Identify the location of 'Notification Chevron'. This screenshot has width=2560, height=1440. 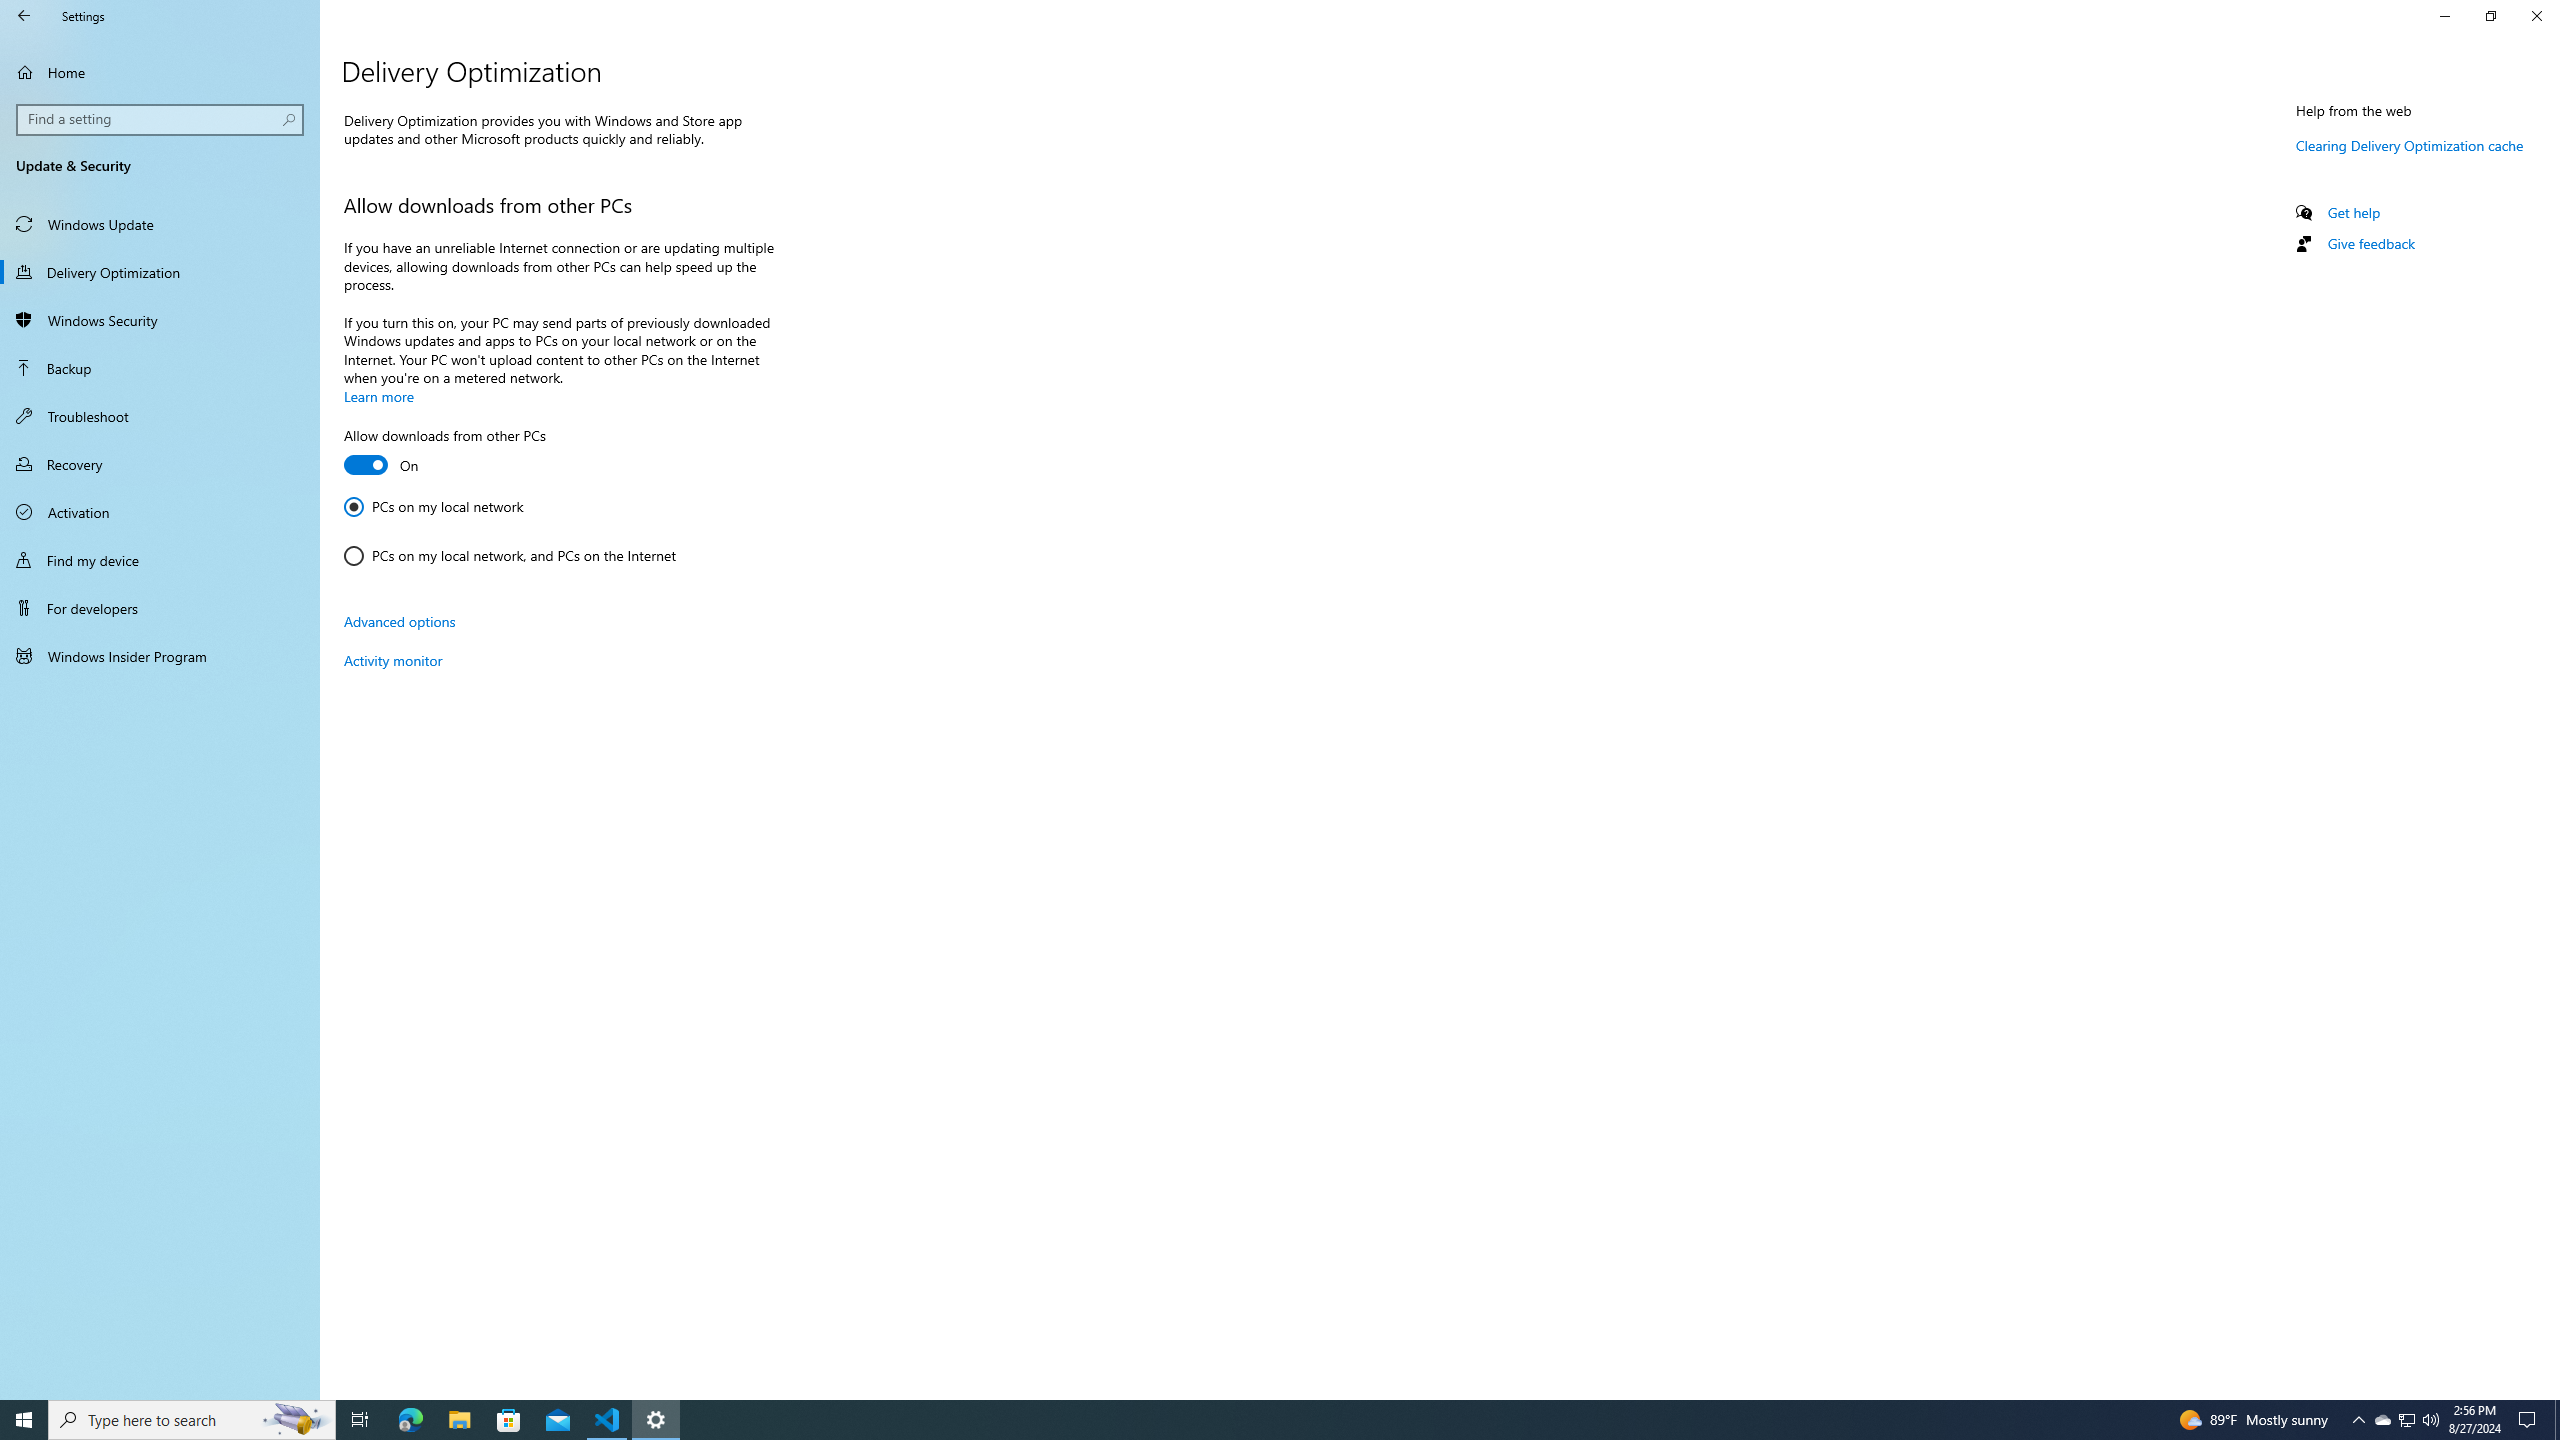
(2359, 1418).